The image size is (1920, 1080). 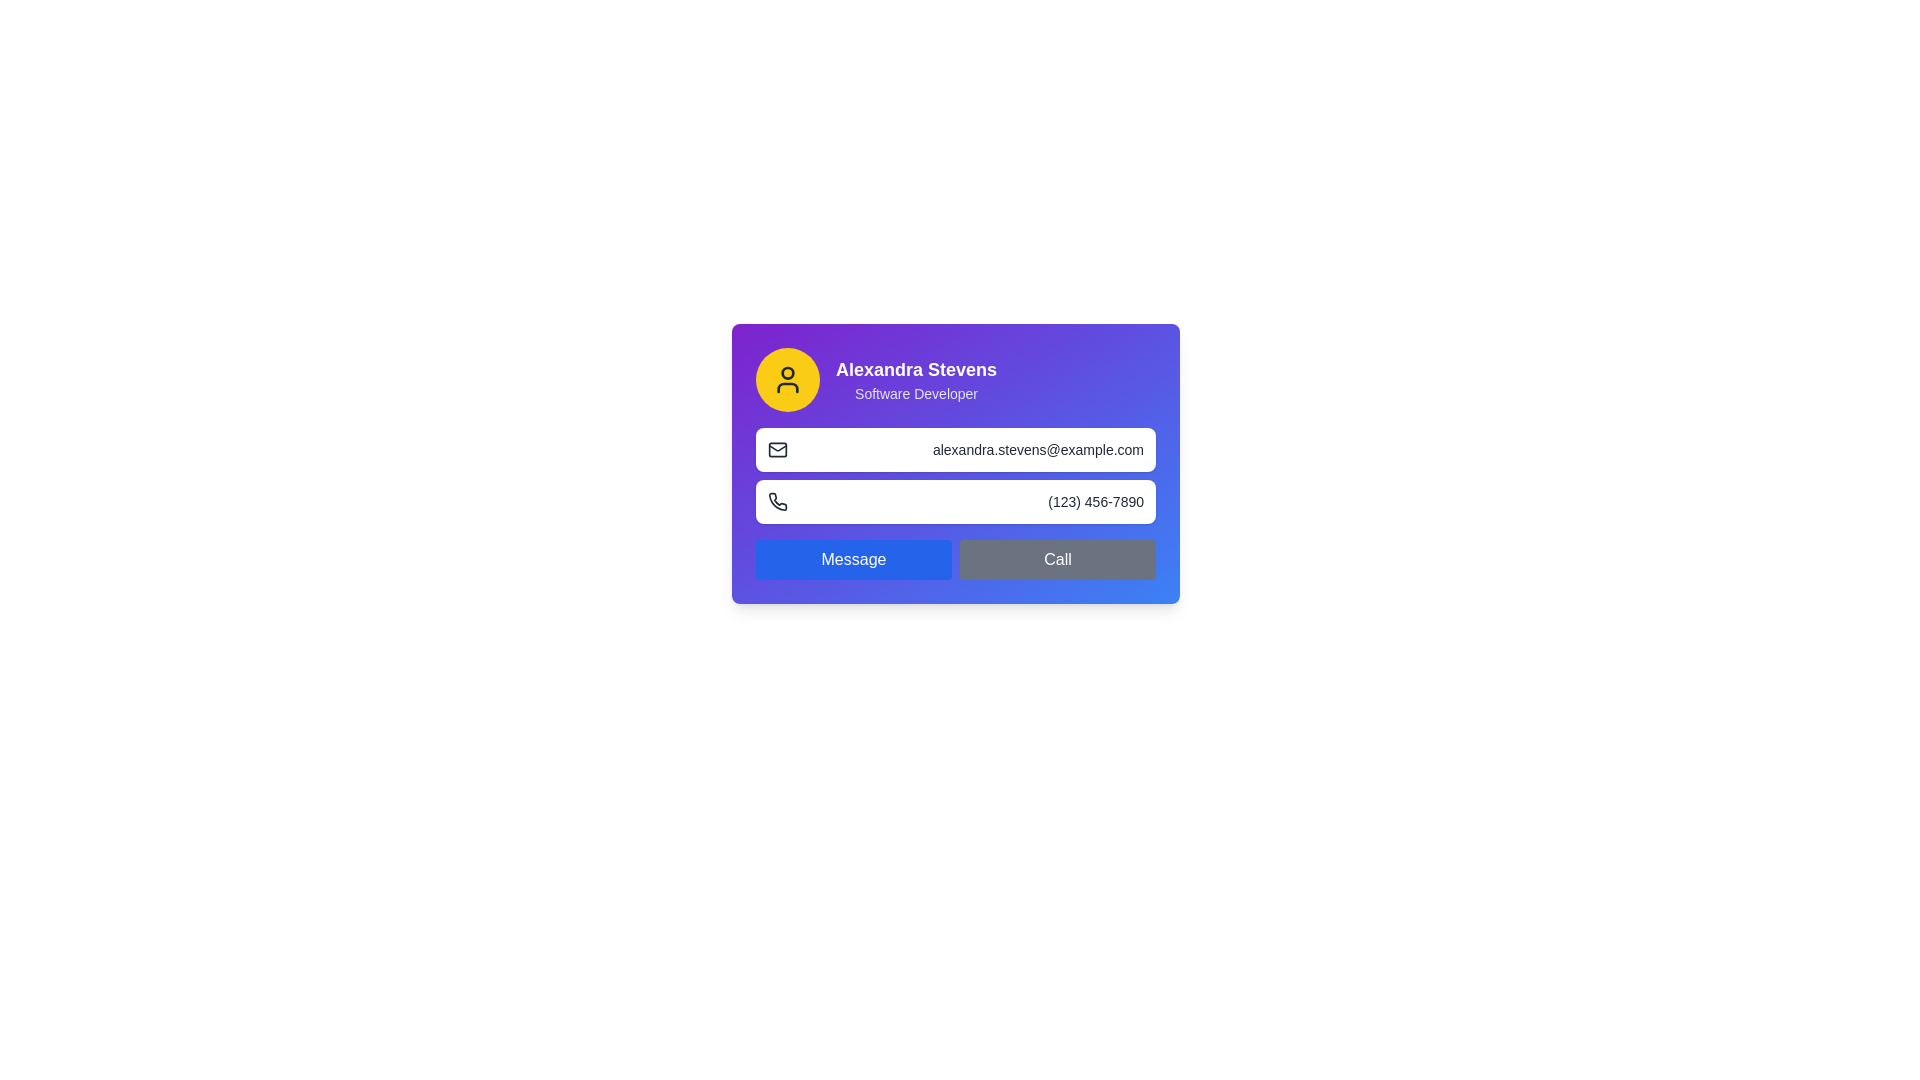 I want to click on the text label that presents the name of an individual in the contact card, located near the top-left corner of the interface, directly to the right of the circular yellow icon with a user silhouette, so click(x=915, y=370).